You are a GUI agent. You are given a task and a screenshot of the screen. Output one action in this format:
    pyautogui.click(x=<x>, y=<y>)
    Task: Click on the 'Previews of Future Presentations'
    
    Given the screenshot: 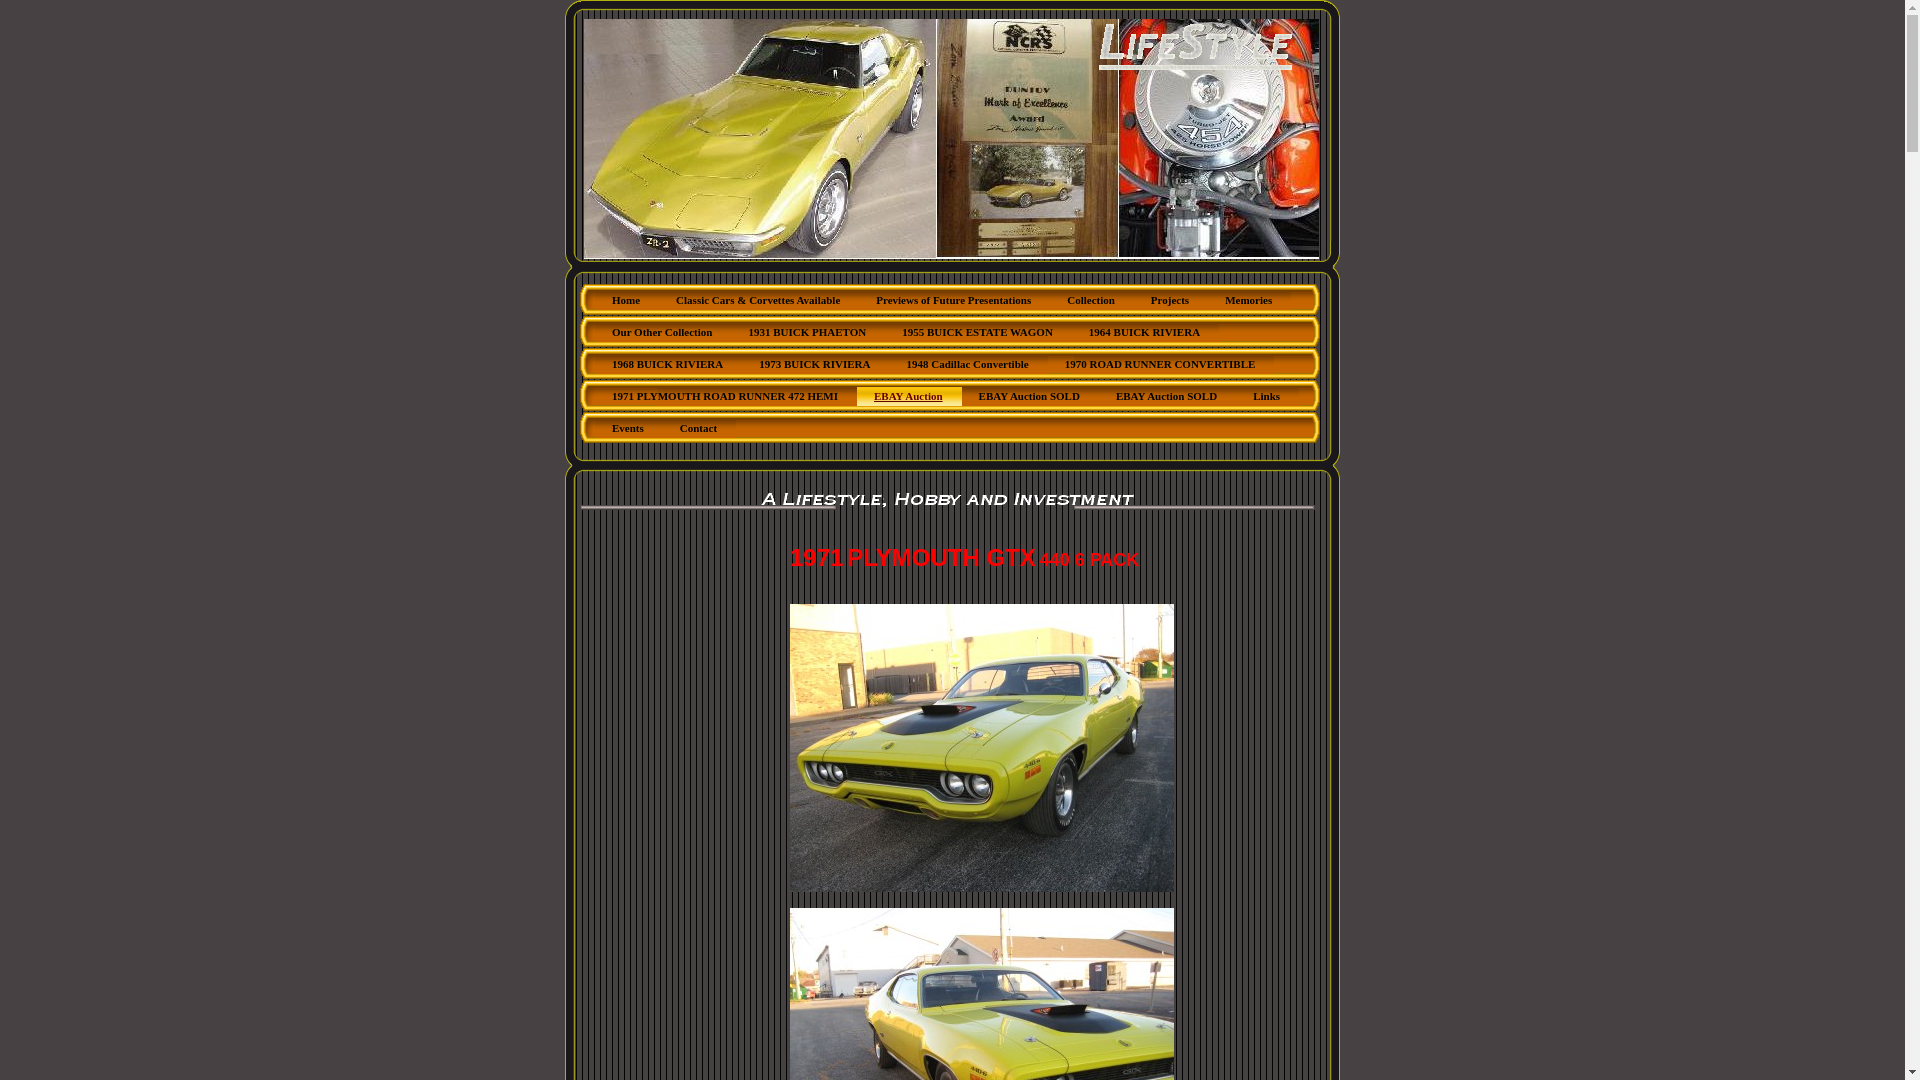 What is the action you would take?
    pyautogui.click(x=953, y=301)
    